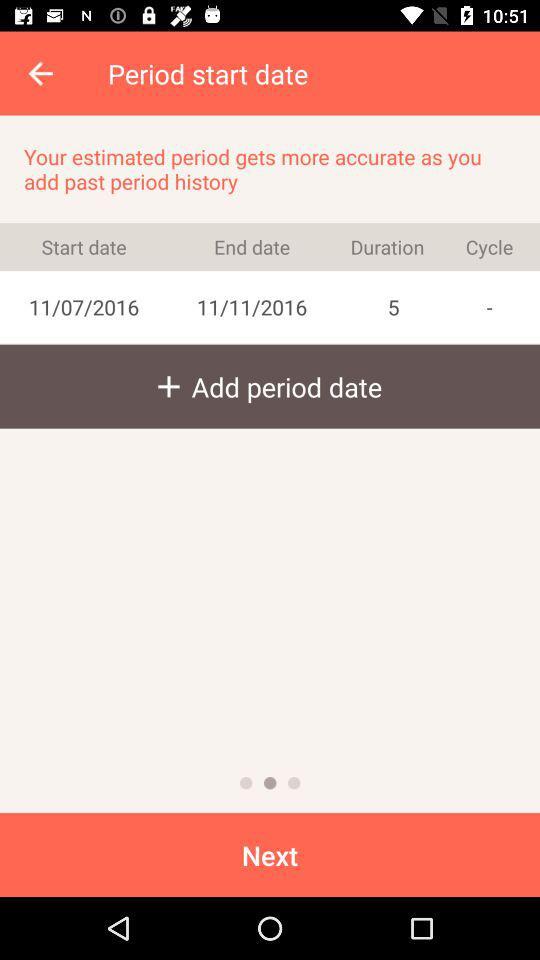  Describe the element at coordinates (293, 783) in the screenshot. I see `number of launcher pages` at that location.